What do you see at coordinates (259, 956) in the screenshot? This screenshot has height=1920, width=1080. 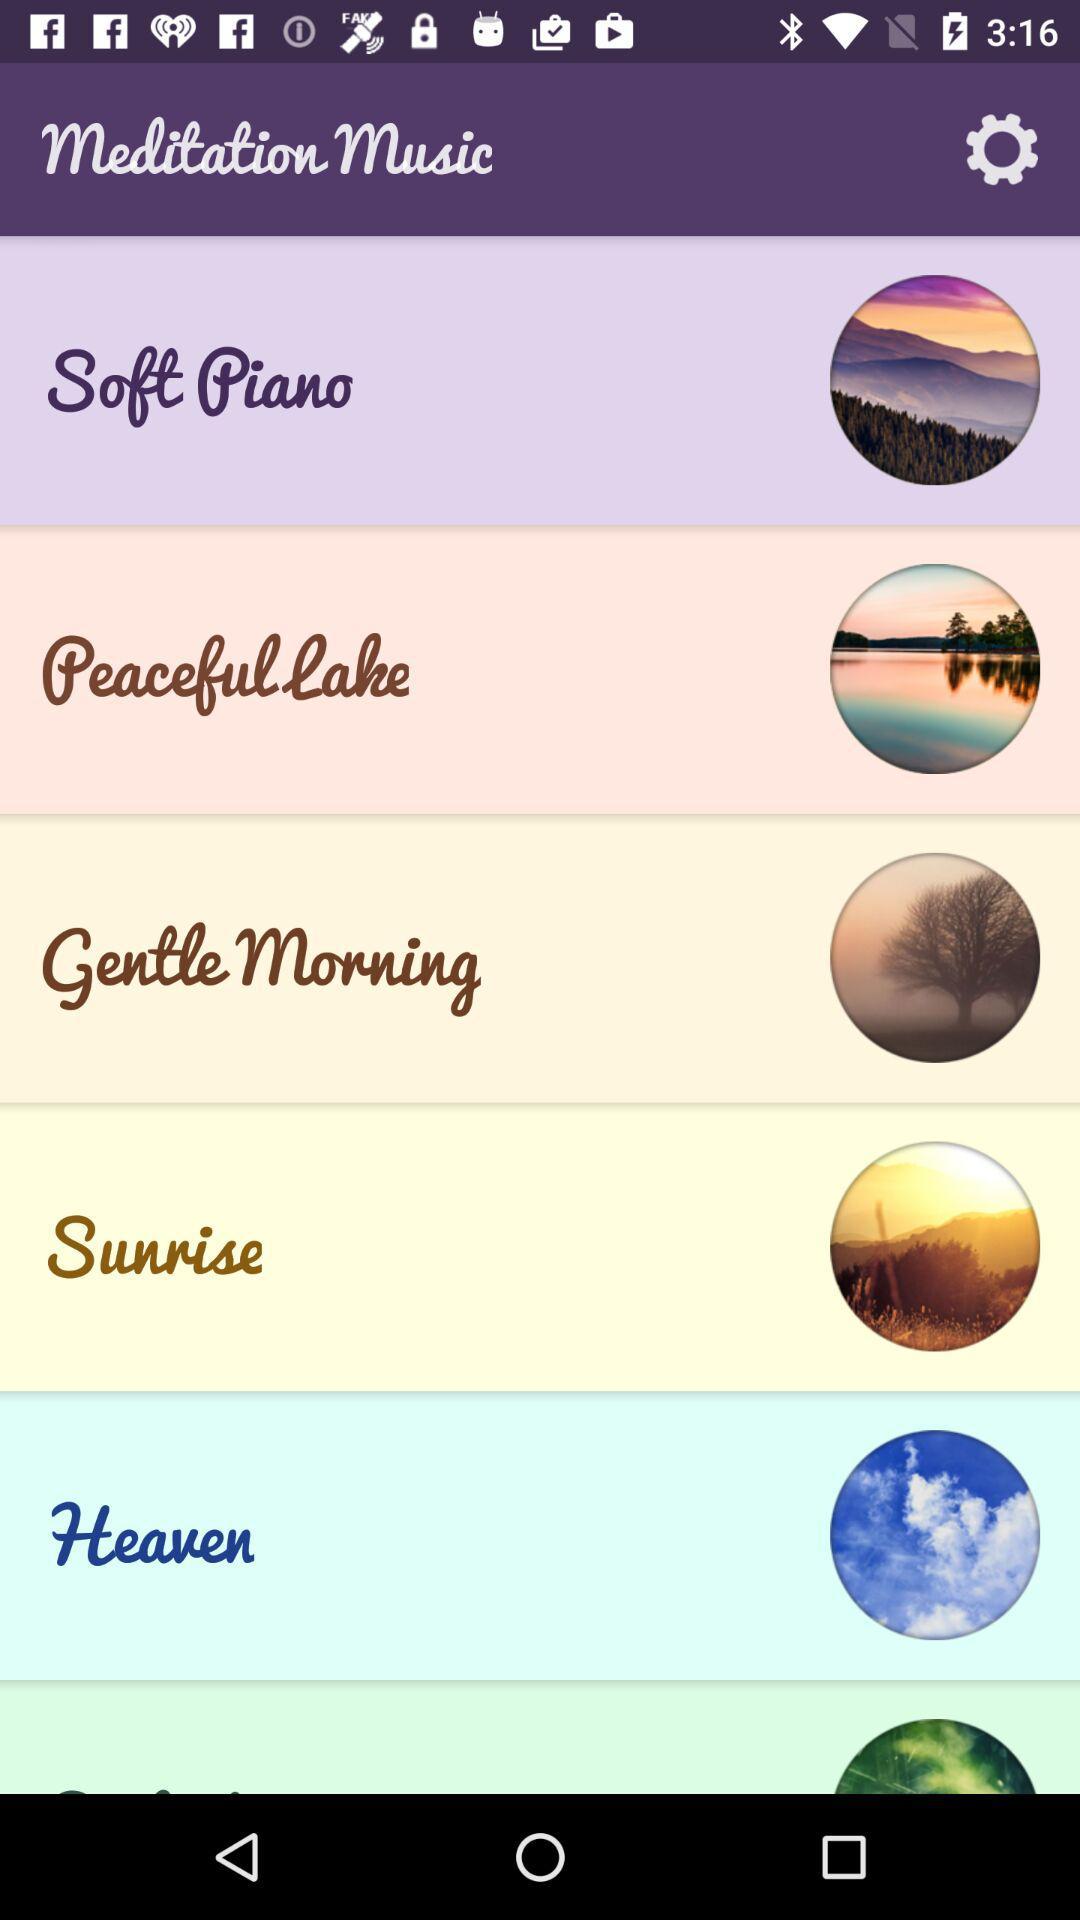 I see `gentle morning item` at bounding box center [259, 956].